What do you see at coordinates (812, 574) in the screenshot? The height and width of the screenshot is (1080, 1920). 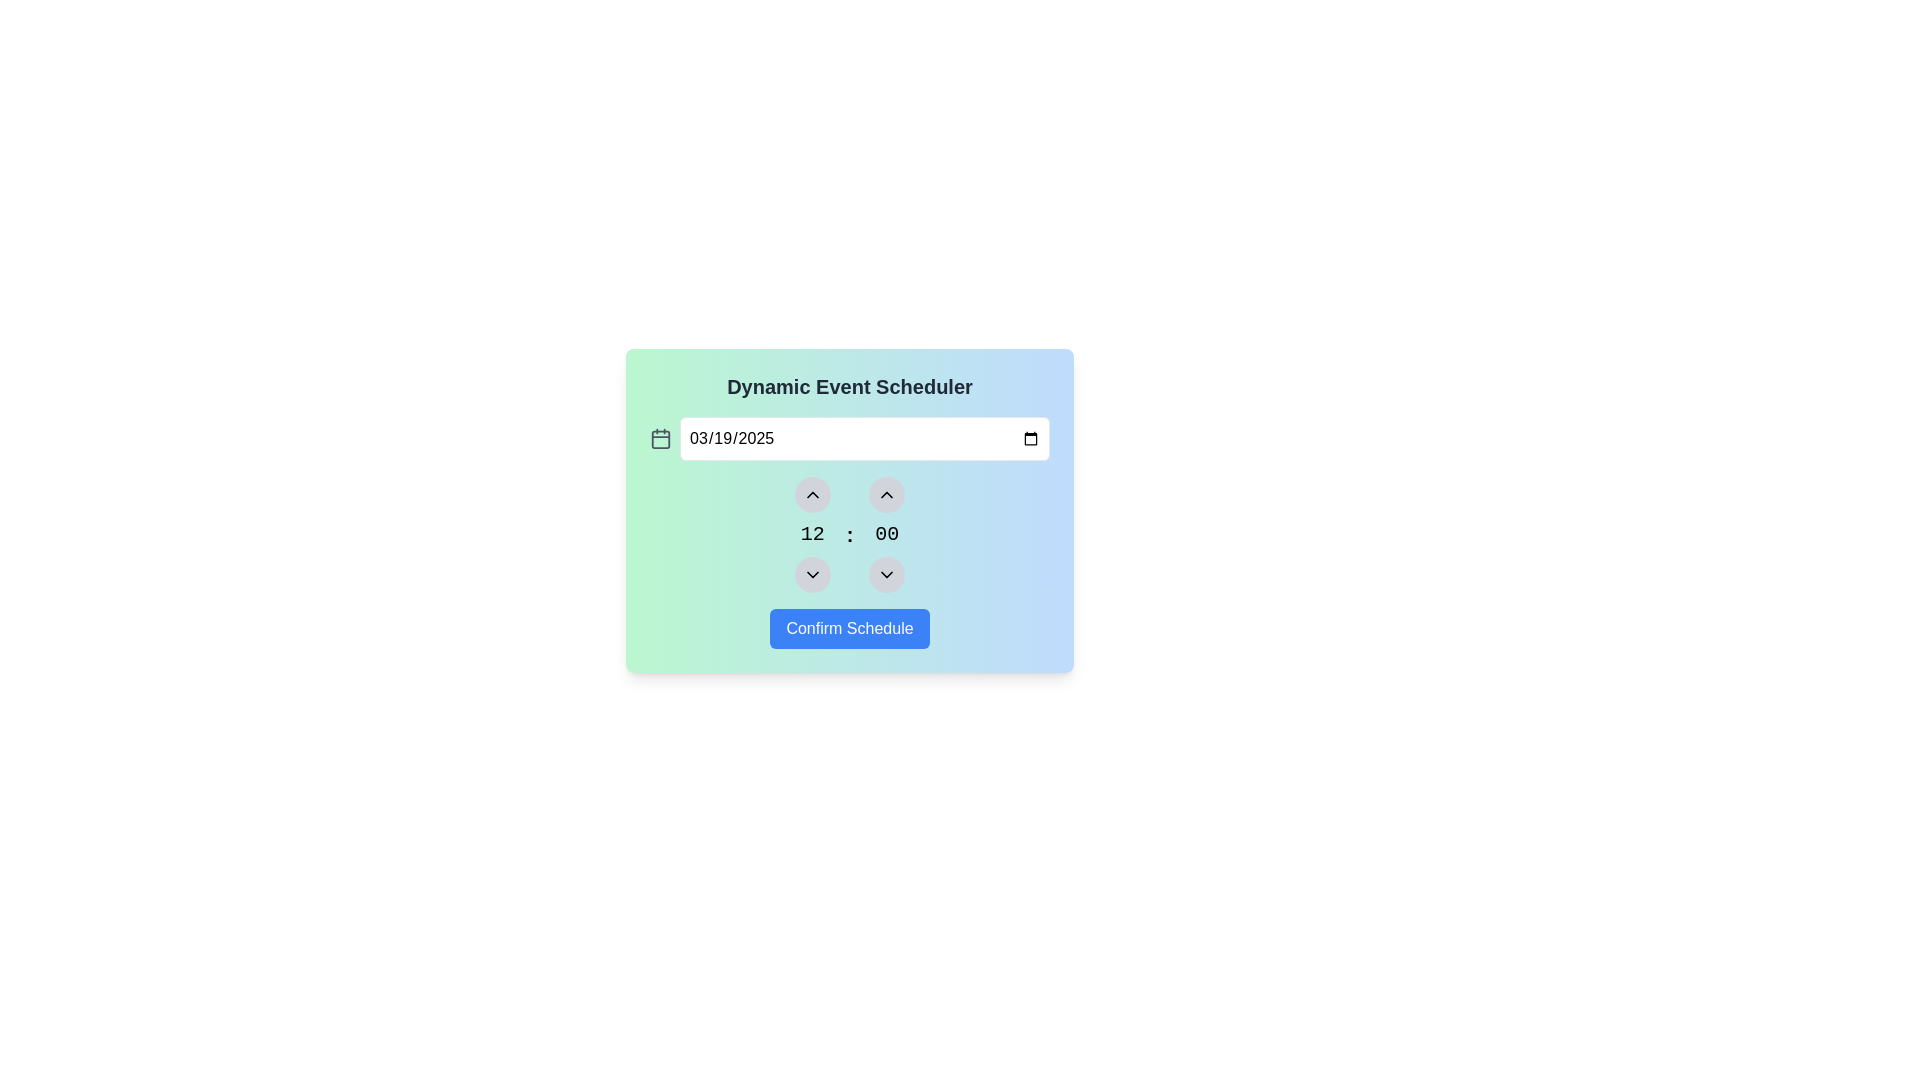 I see `the Dropdown button icon located centrally near the bottom part of the interface, right below the hour selector for the time setting for keyboard navigation` at bounding box center [812, 574].